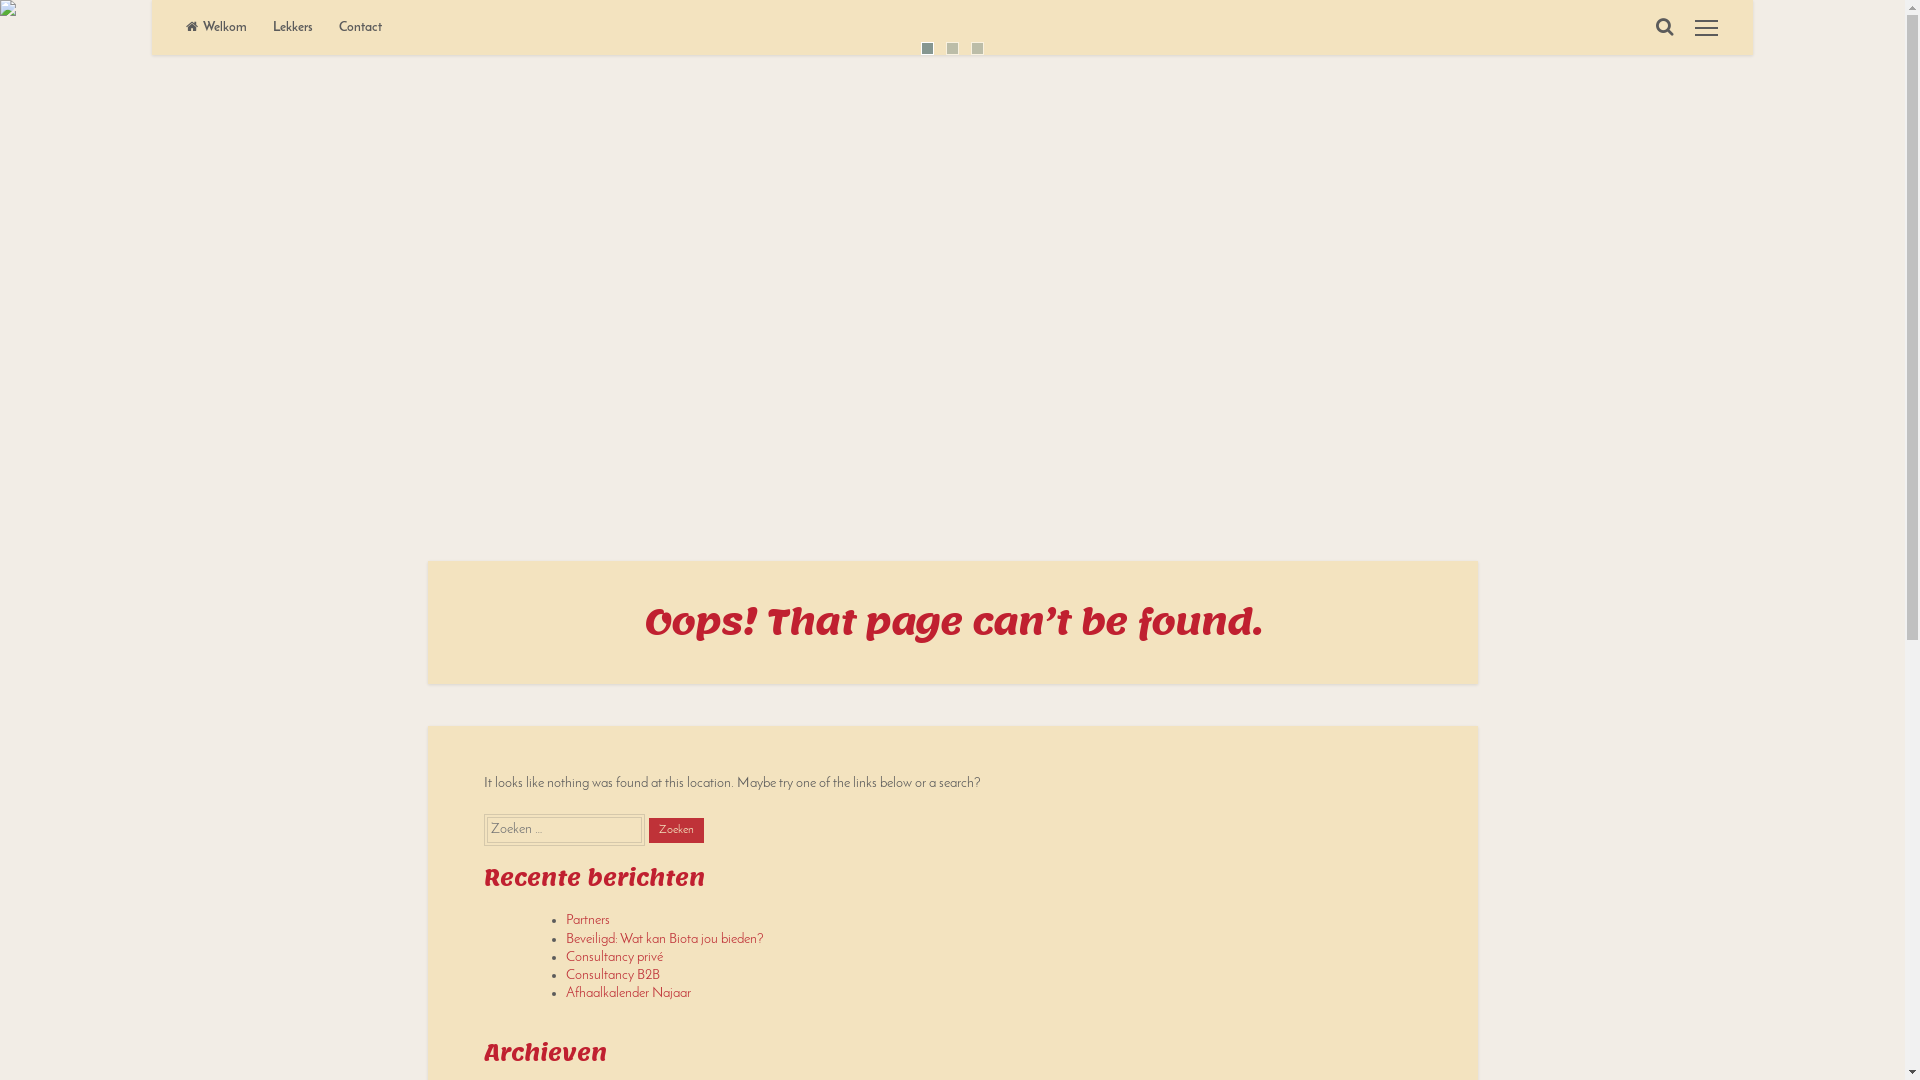  I want to click on 'Afhaalkalender Najaar', so click(627, 993).